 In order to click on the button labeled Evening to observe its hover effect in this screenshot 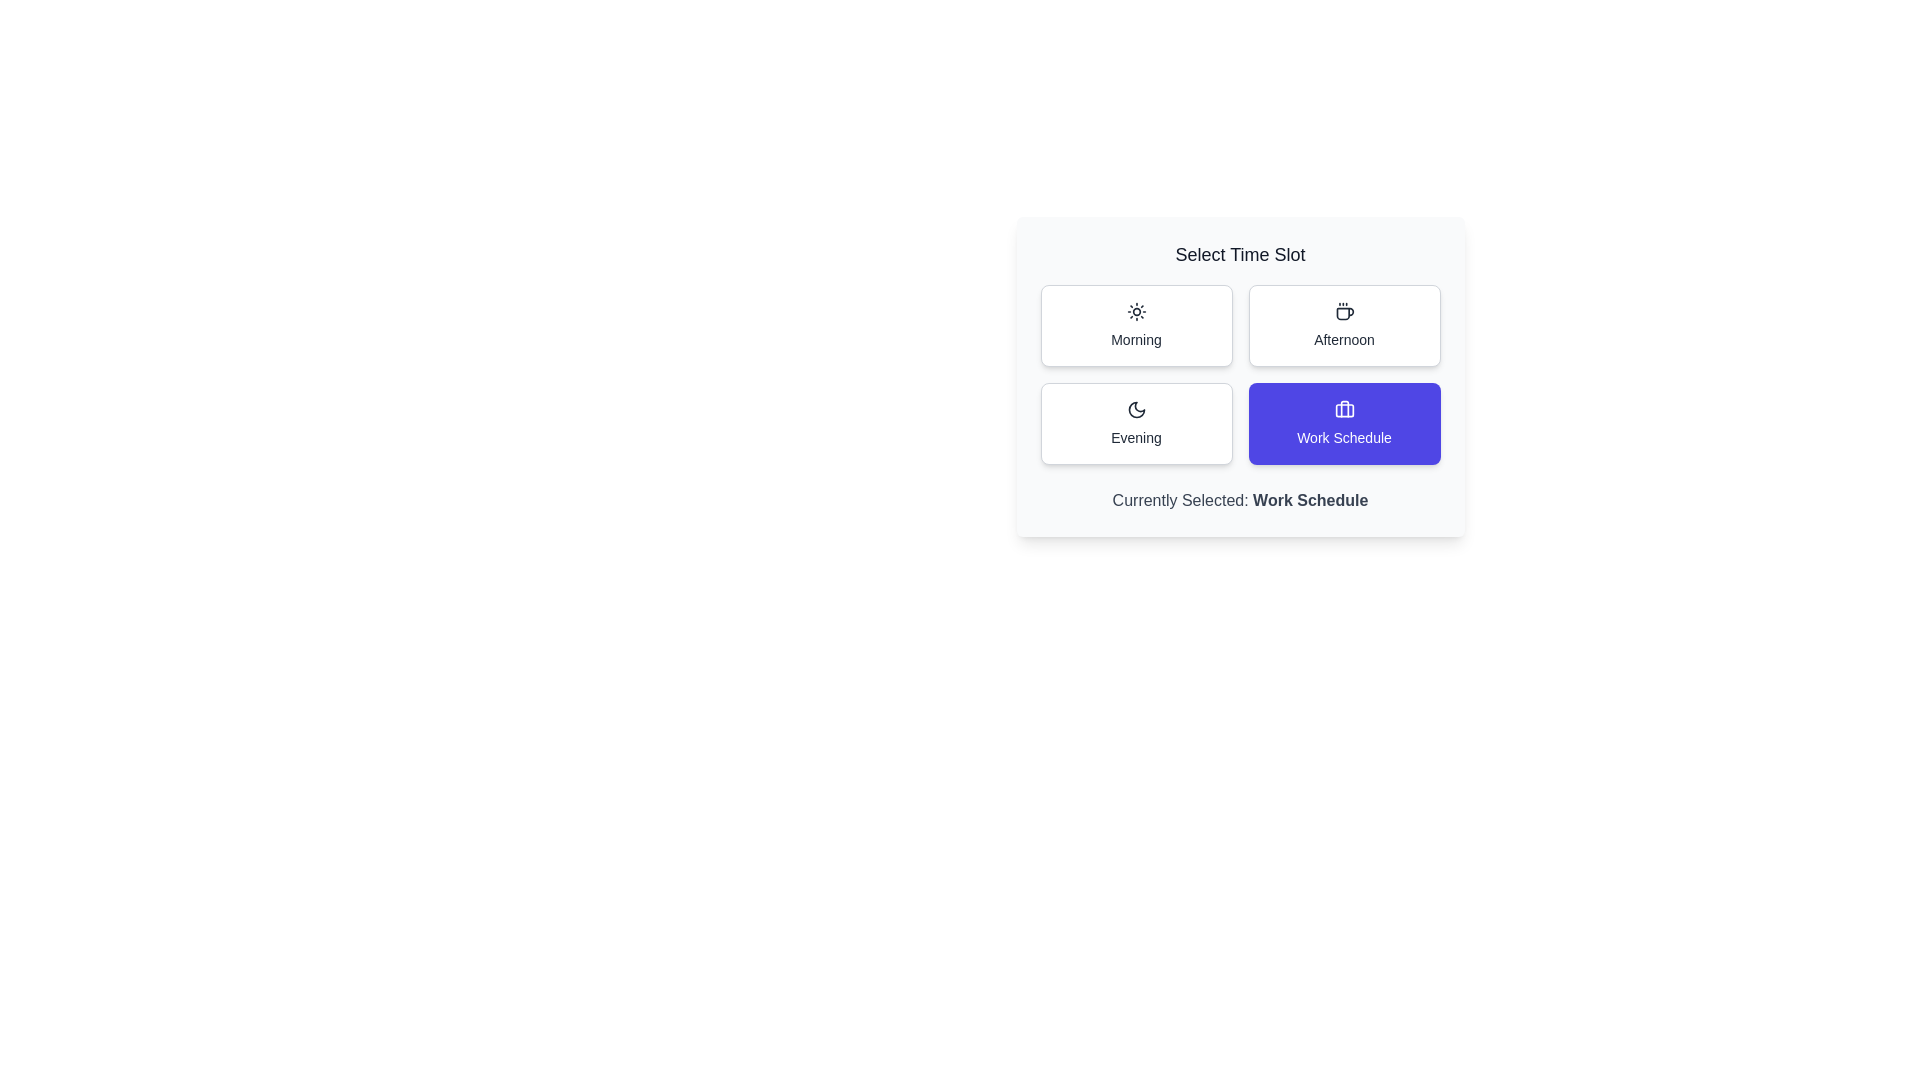, I will do `click(1136, 423)`.